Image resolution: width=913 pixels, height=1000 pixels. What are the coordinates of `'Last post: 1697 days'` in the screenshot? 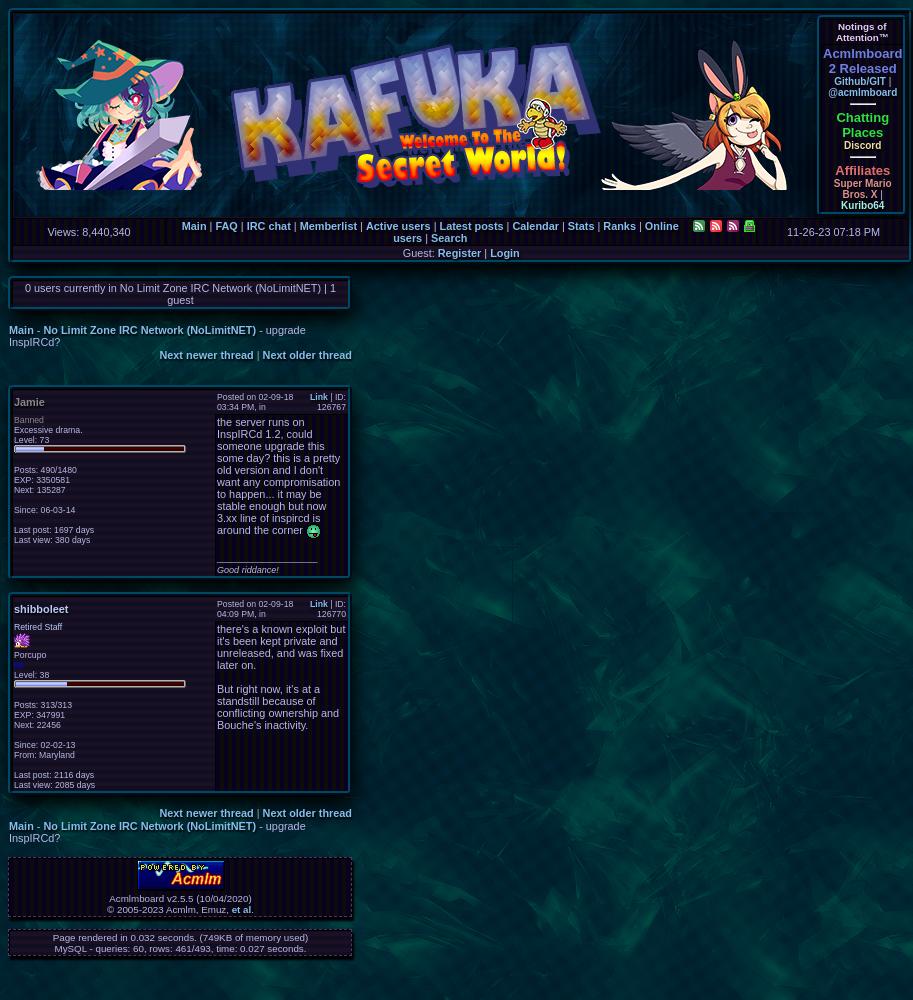 It's located at (52, 530).